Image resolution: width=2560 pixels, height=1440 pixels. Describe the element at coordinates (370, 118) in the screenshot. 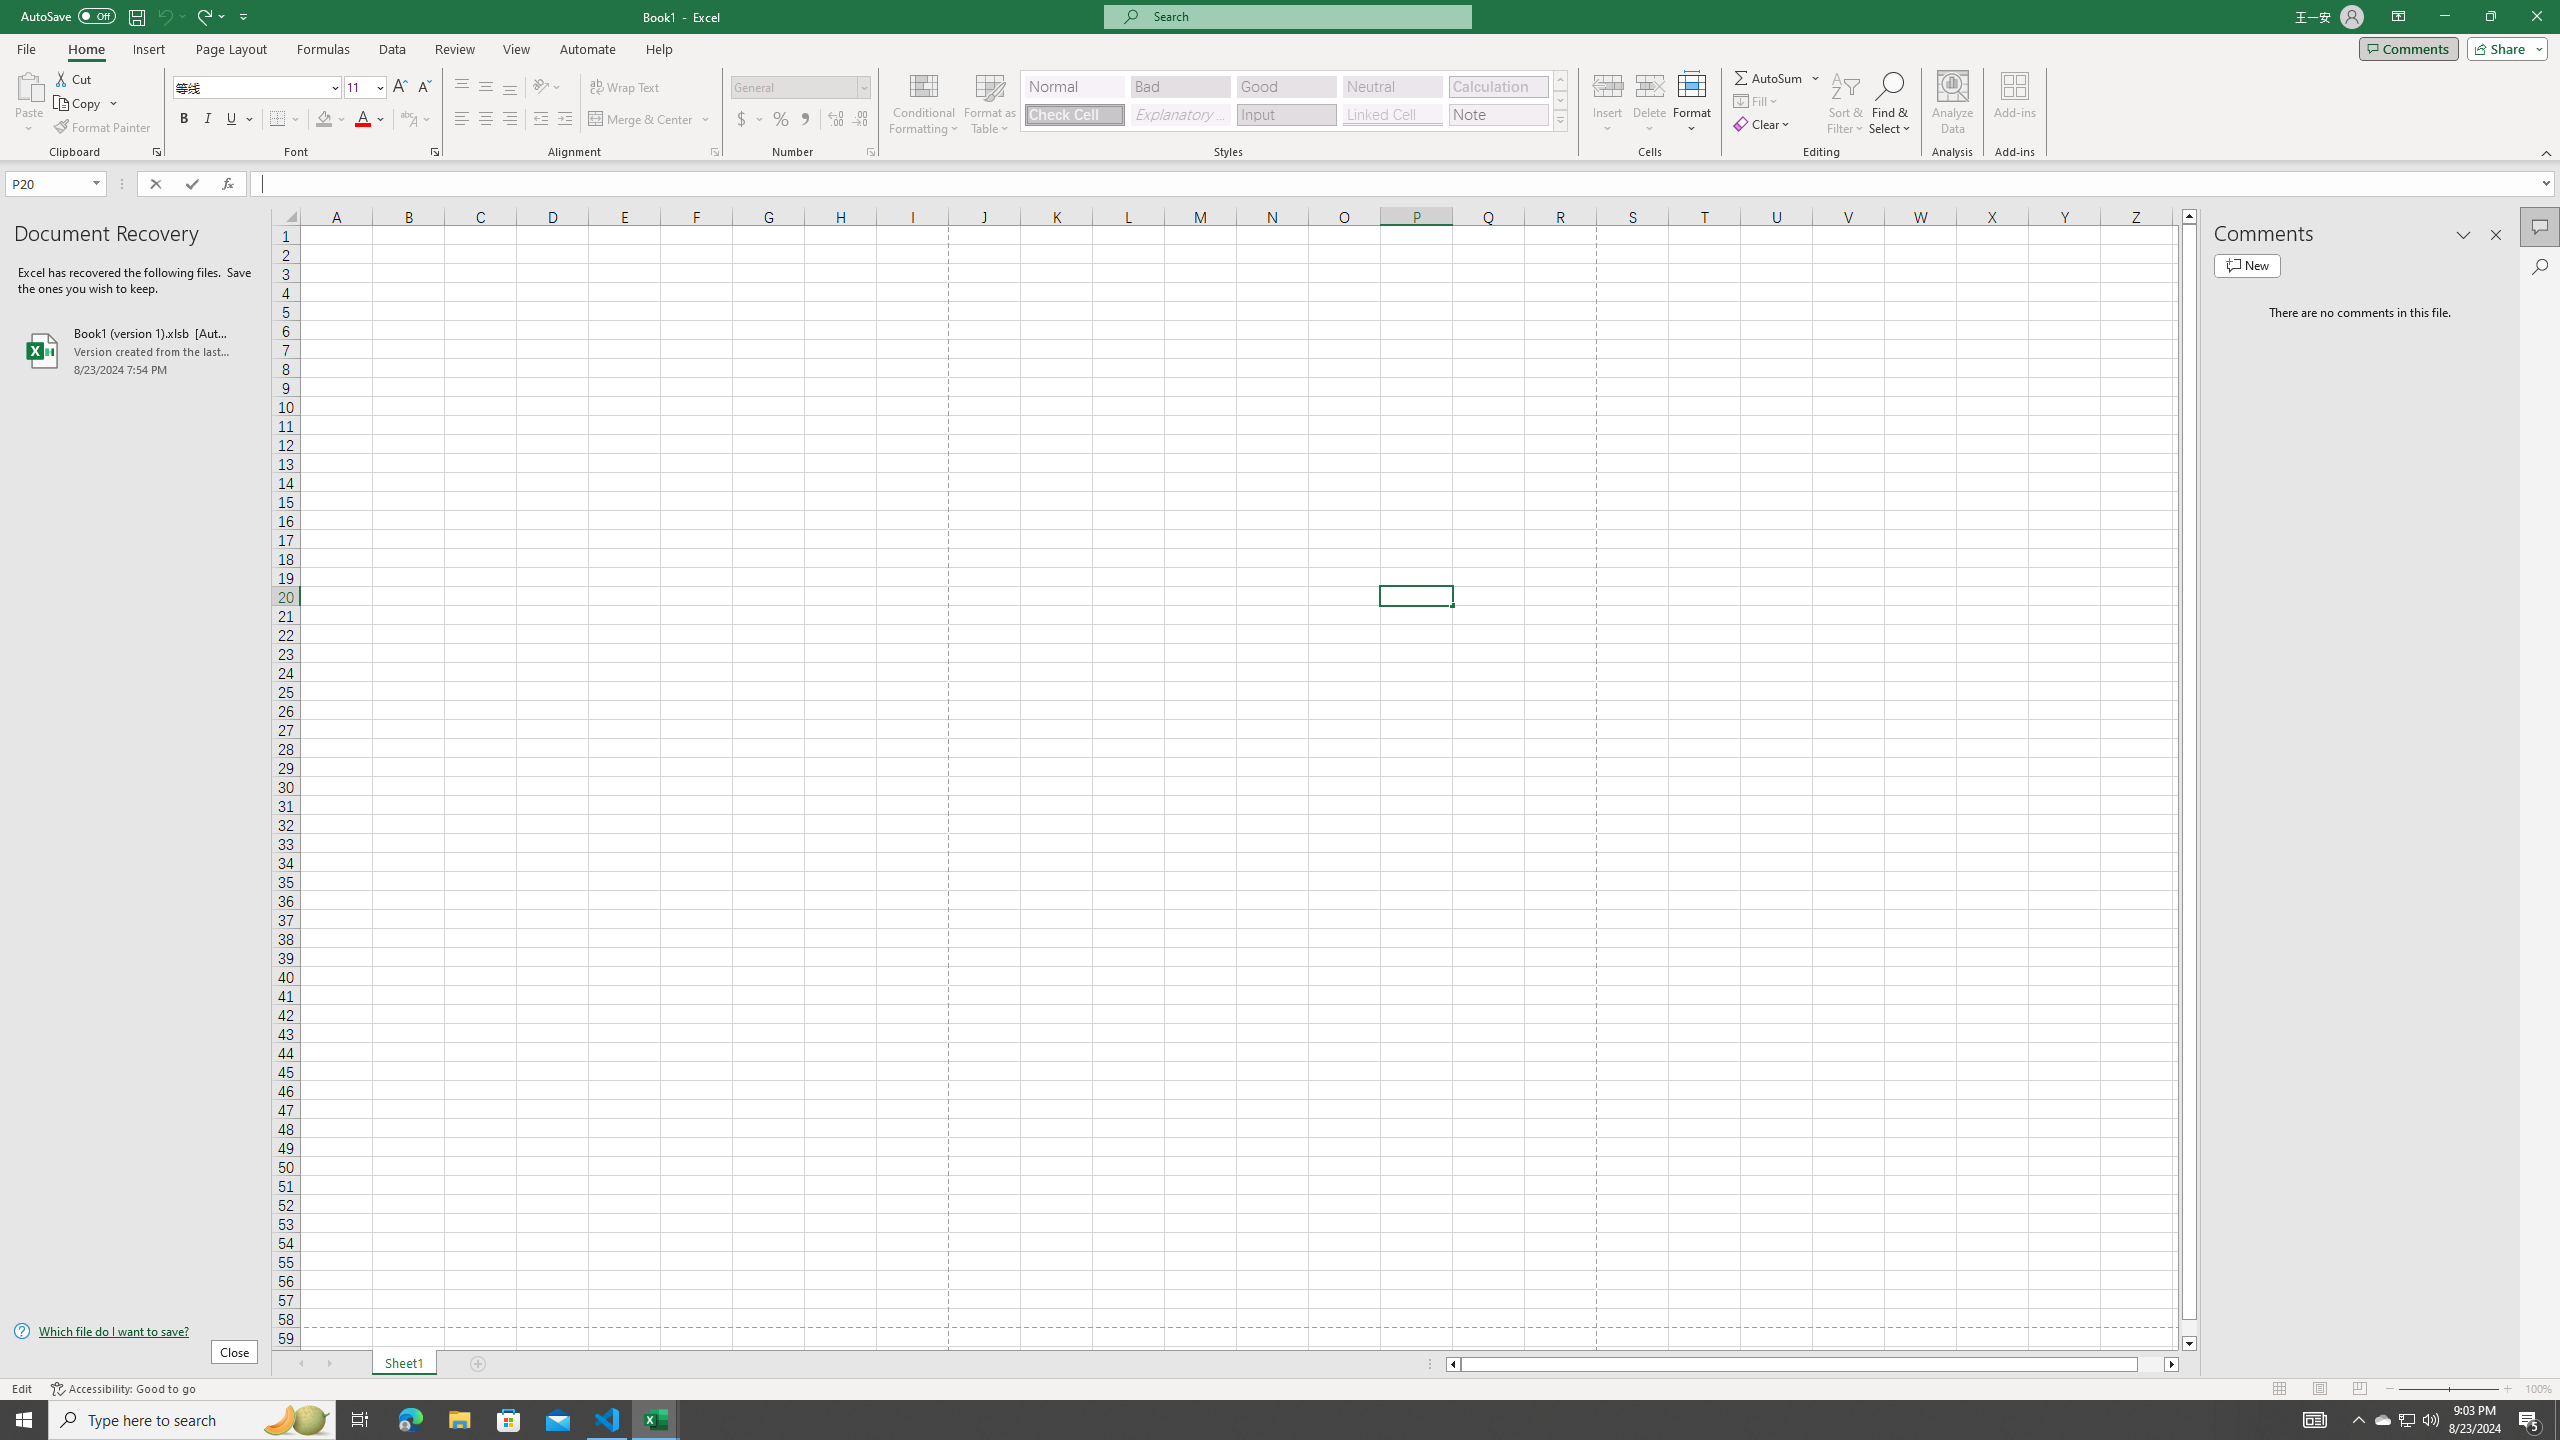

I see `'Font Color'` at that location.